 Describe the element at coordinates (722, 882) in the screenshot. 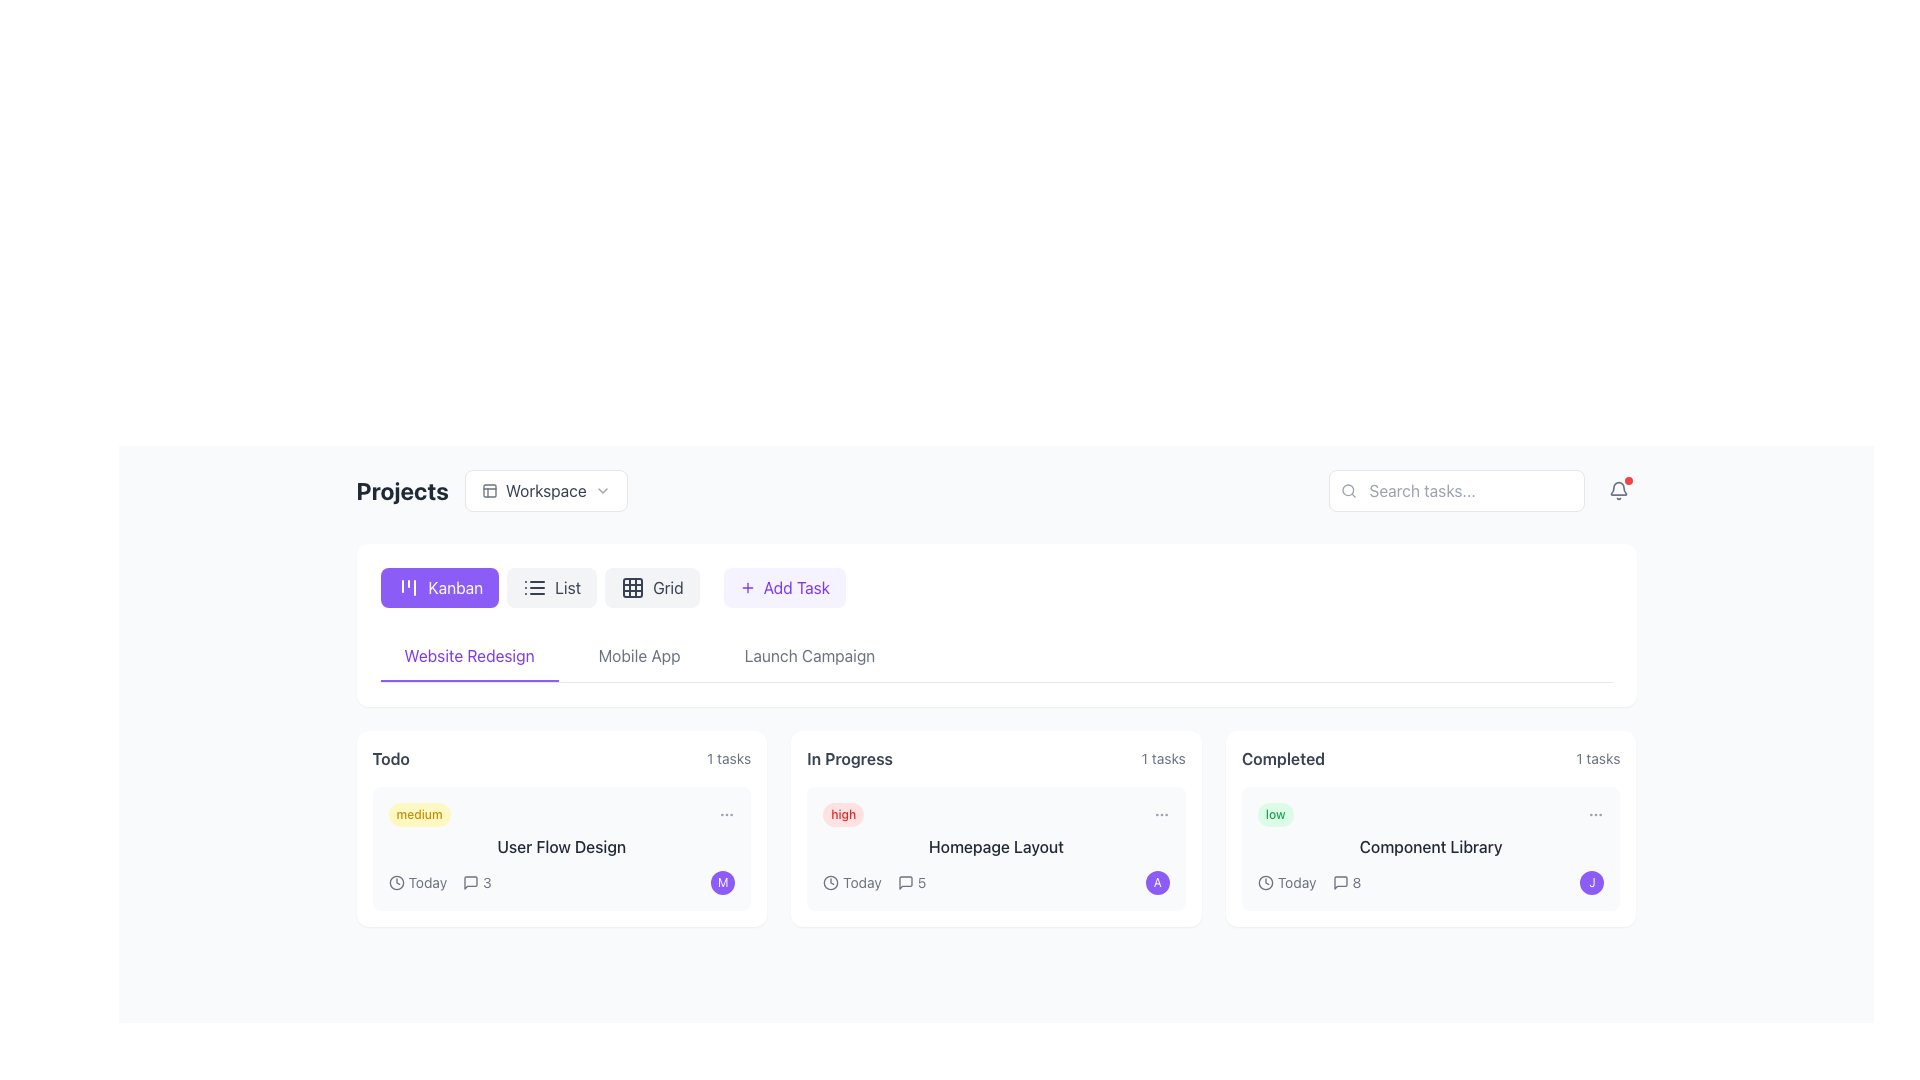

I see `the circular badge icon with a violet background and white 'M' text located at the bottom of the 'Todo' column in the 'User Flow Design' task card` at that location.